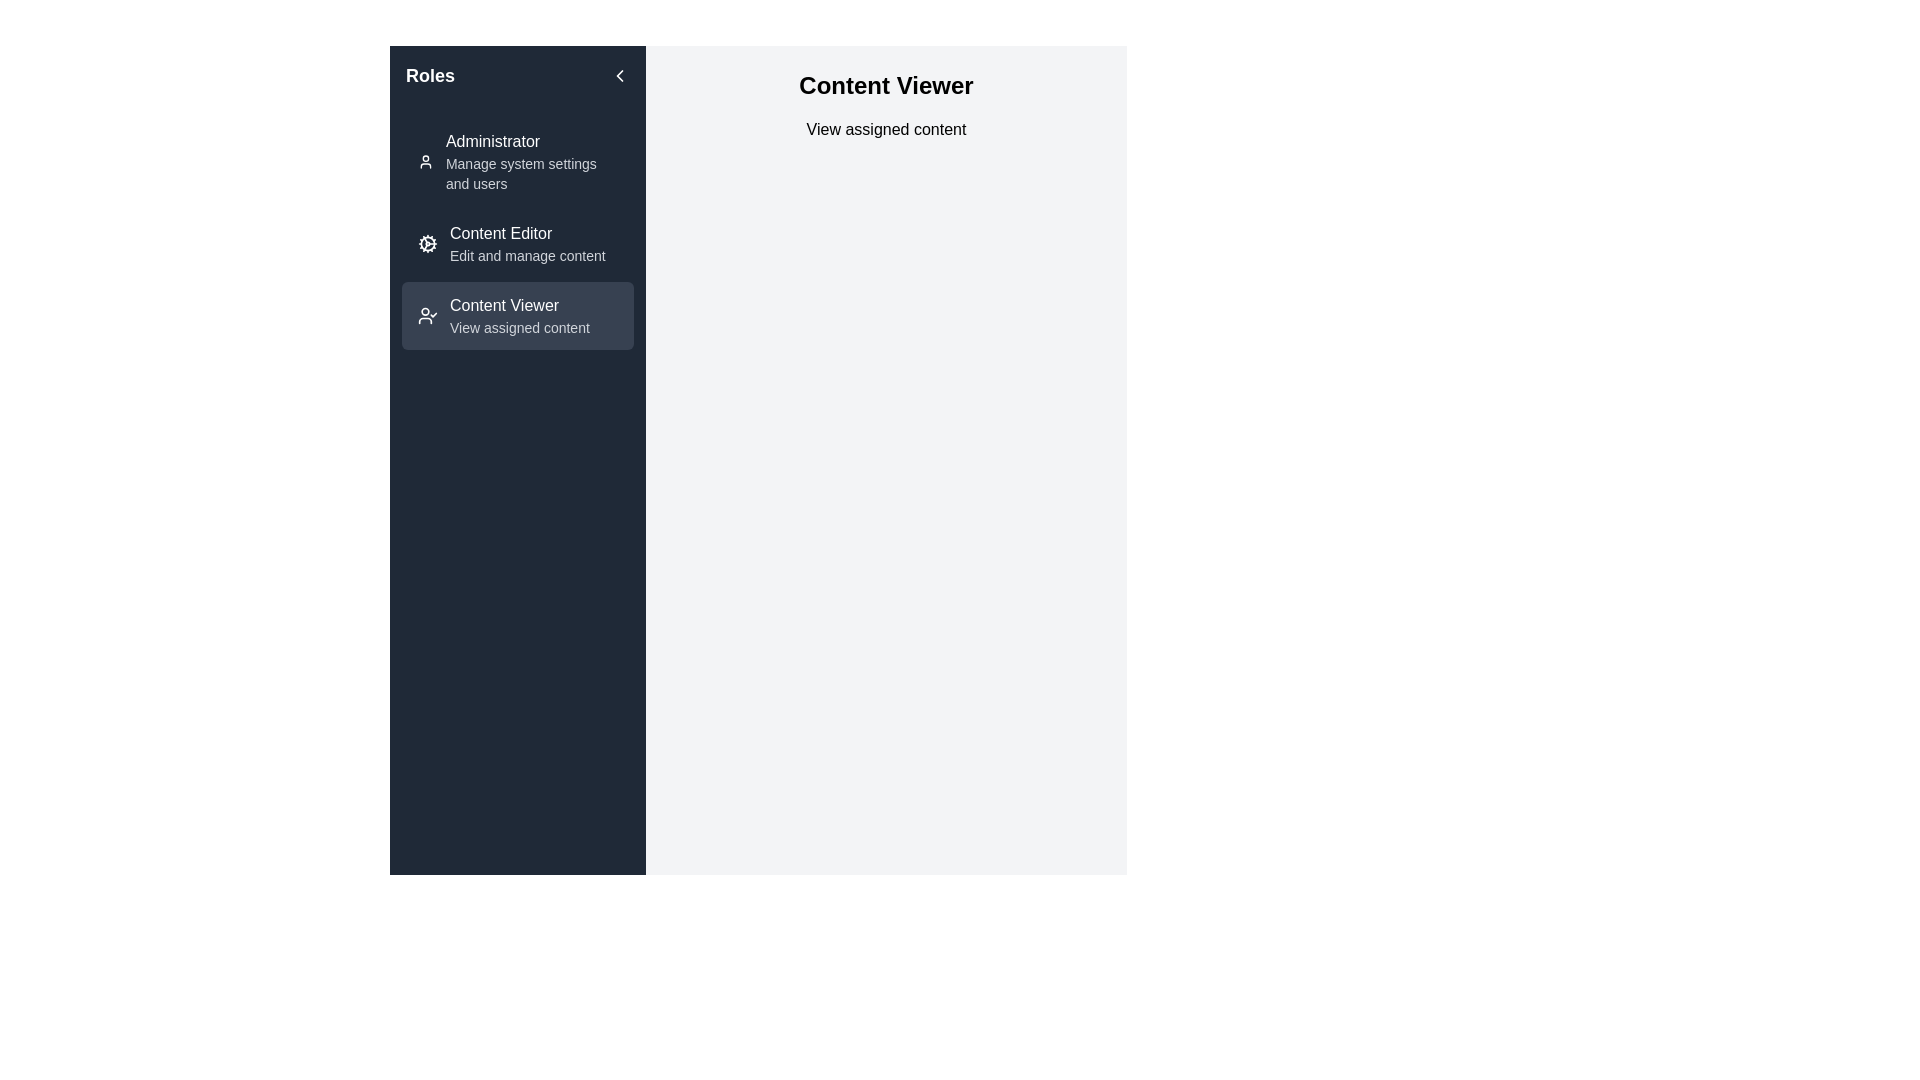 Image resolution: width=1920 pixels, height=1080 pixels. I want to click on the 'Content Editor' navigation item in the sidebar menu, so click(518, 242).